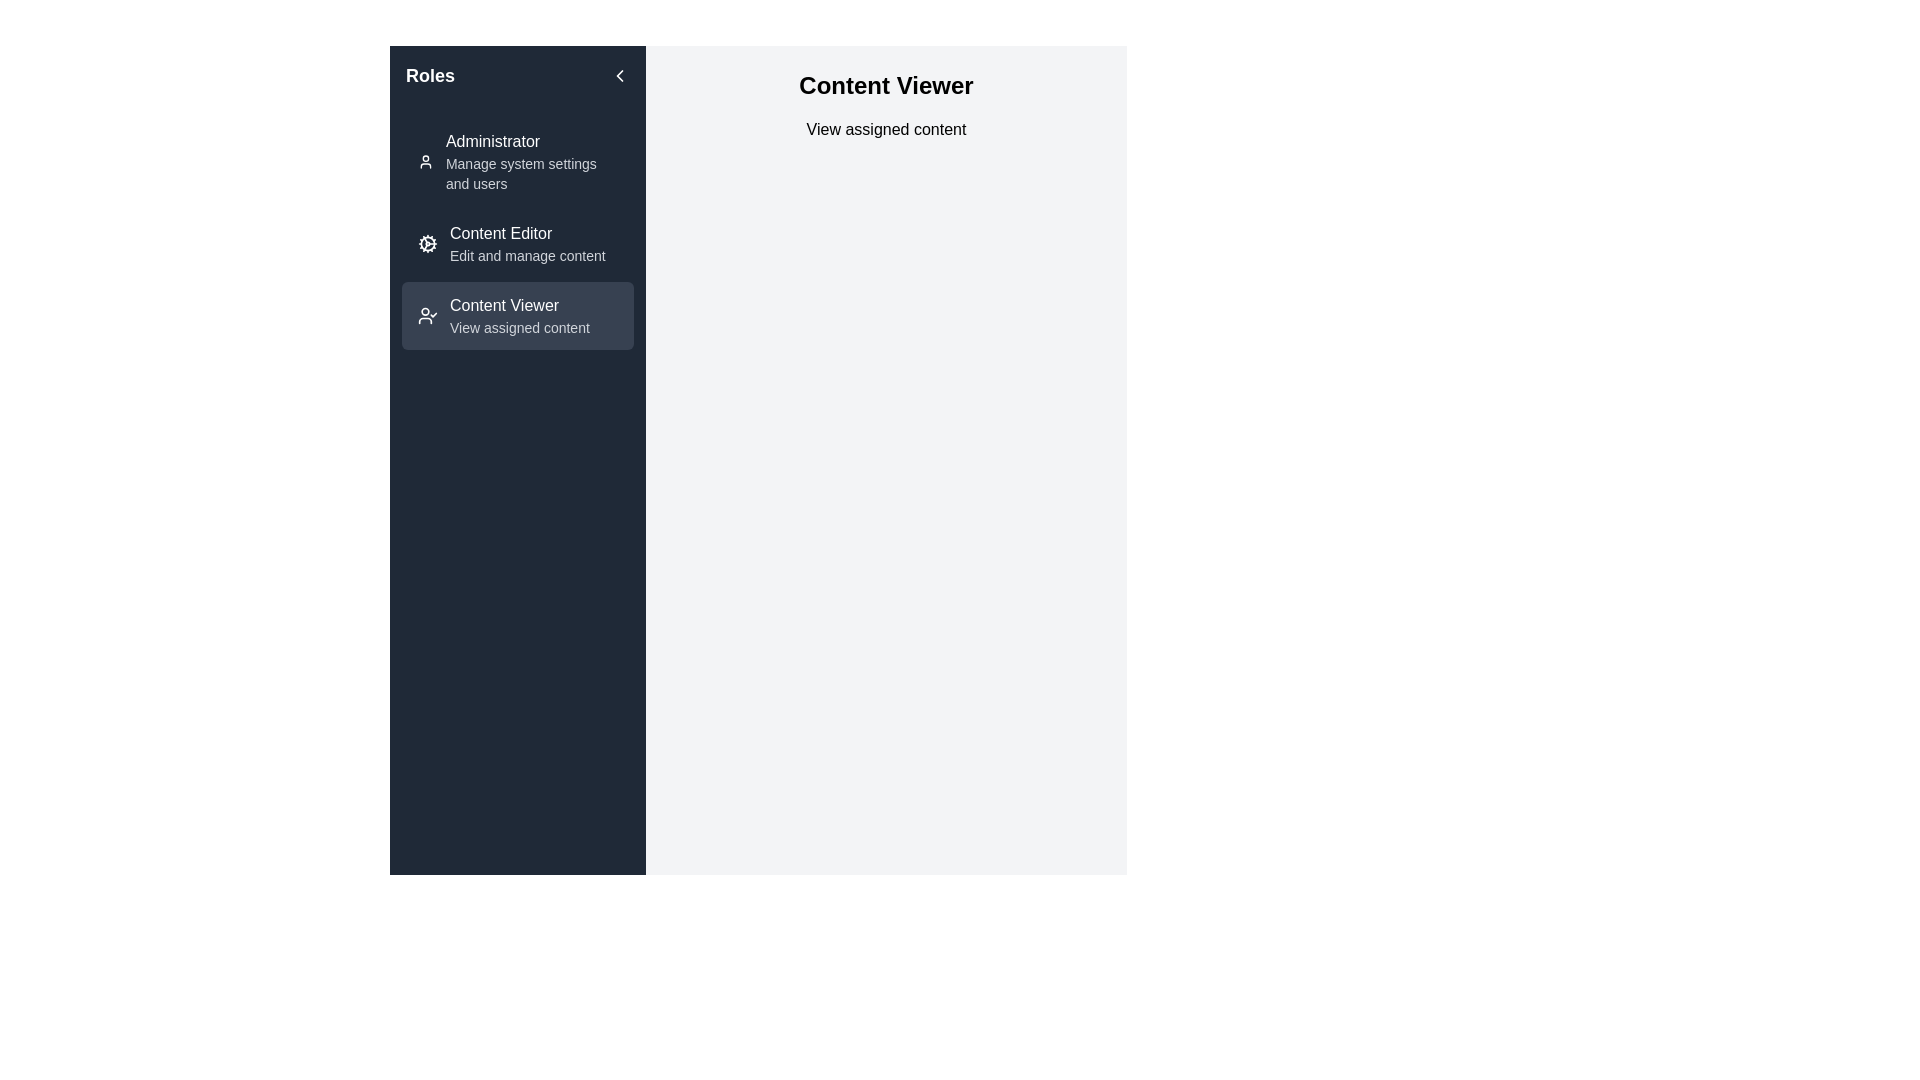 Image resolution: width=1920 pixels, height=1080 pixels. I want to click on the 'Content Editor' navigation item in the sidebar menu, so click(518, 242).